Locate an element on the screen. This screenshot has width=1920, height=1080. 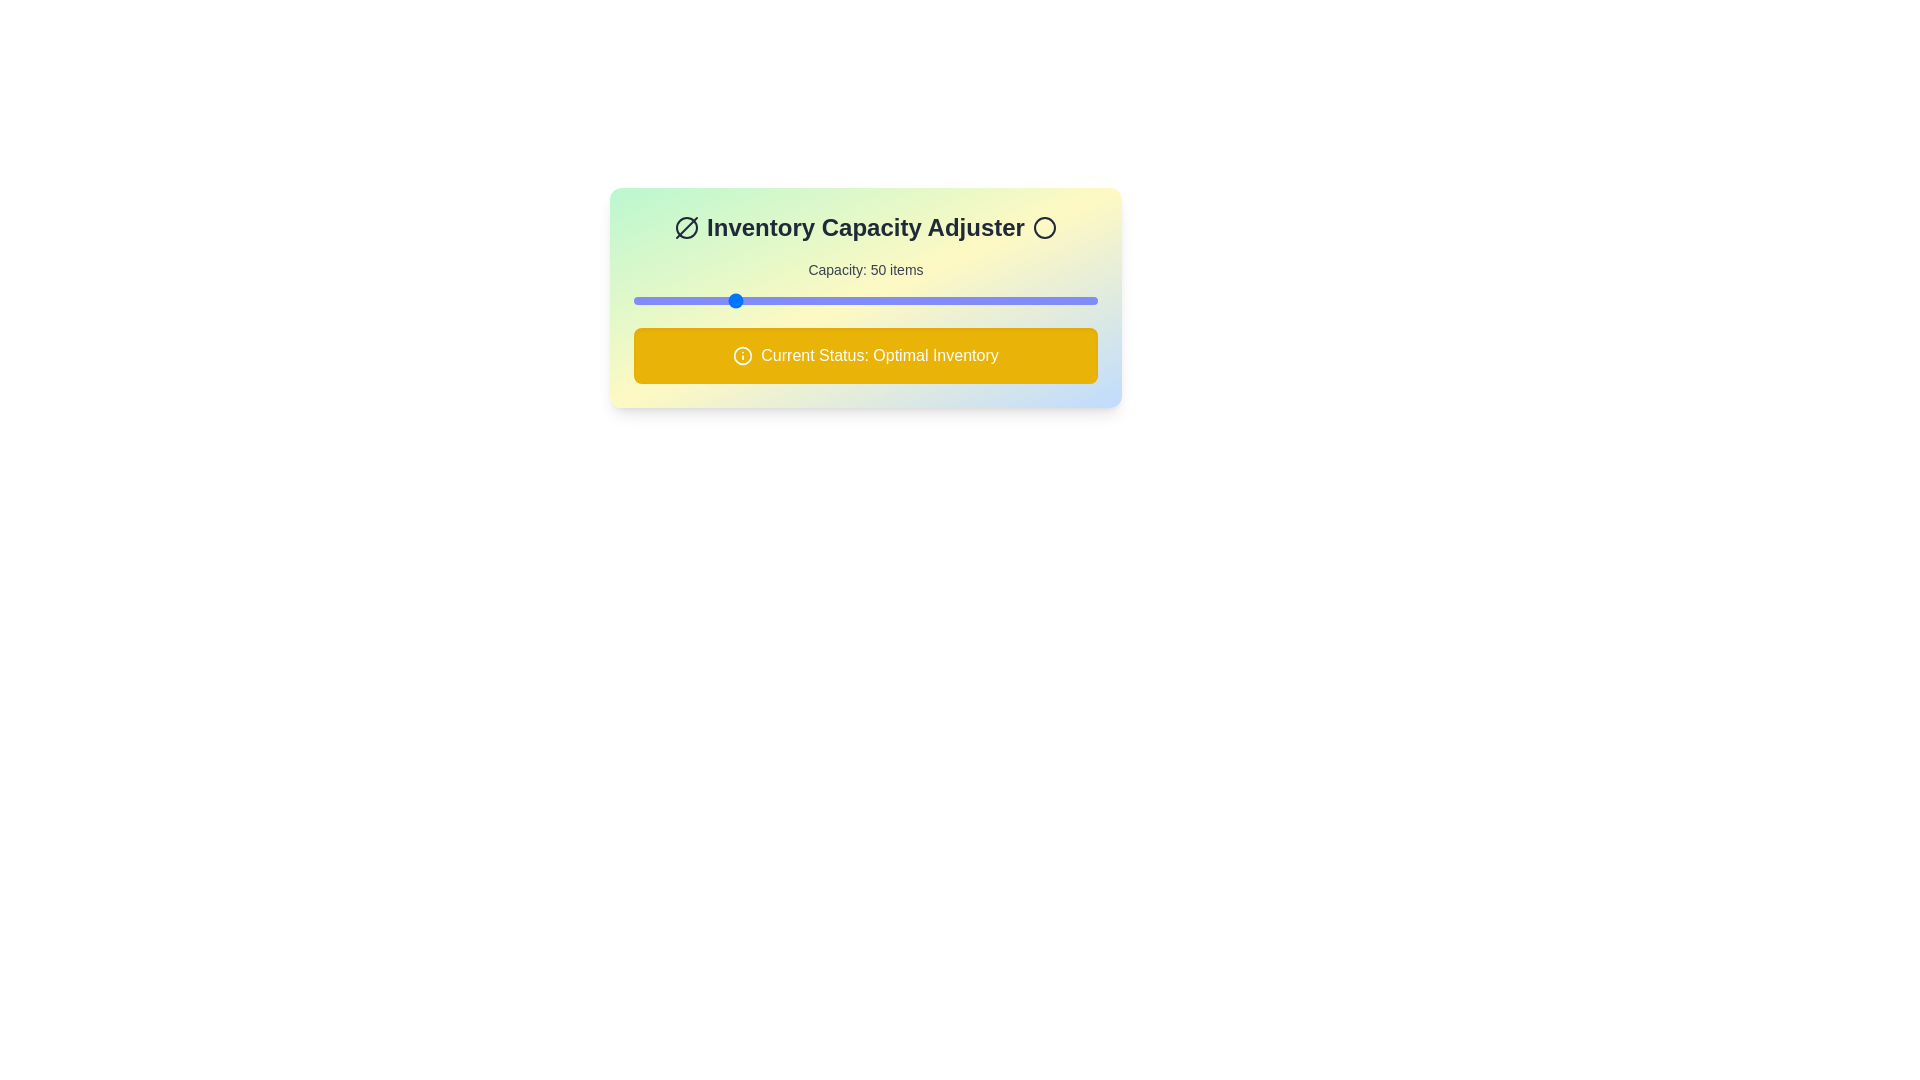
the inventory capacity slider to 107 items is located at coordinates (870, 300).